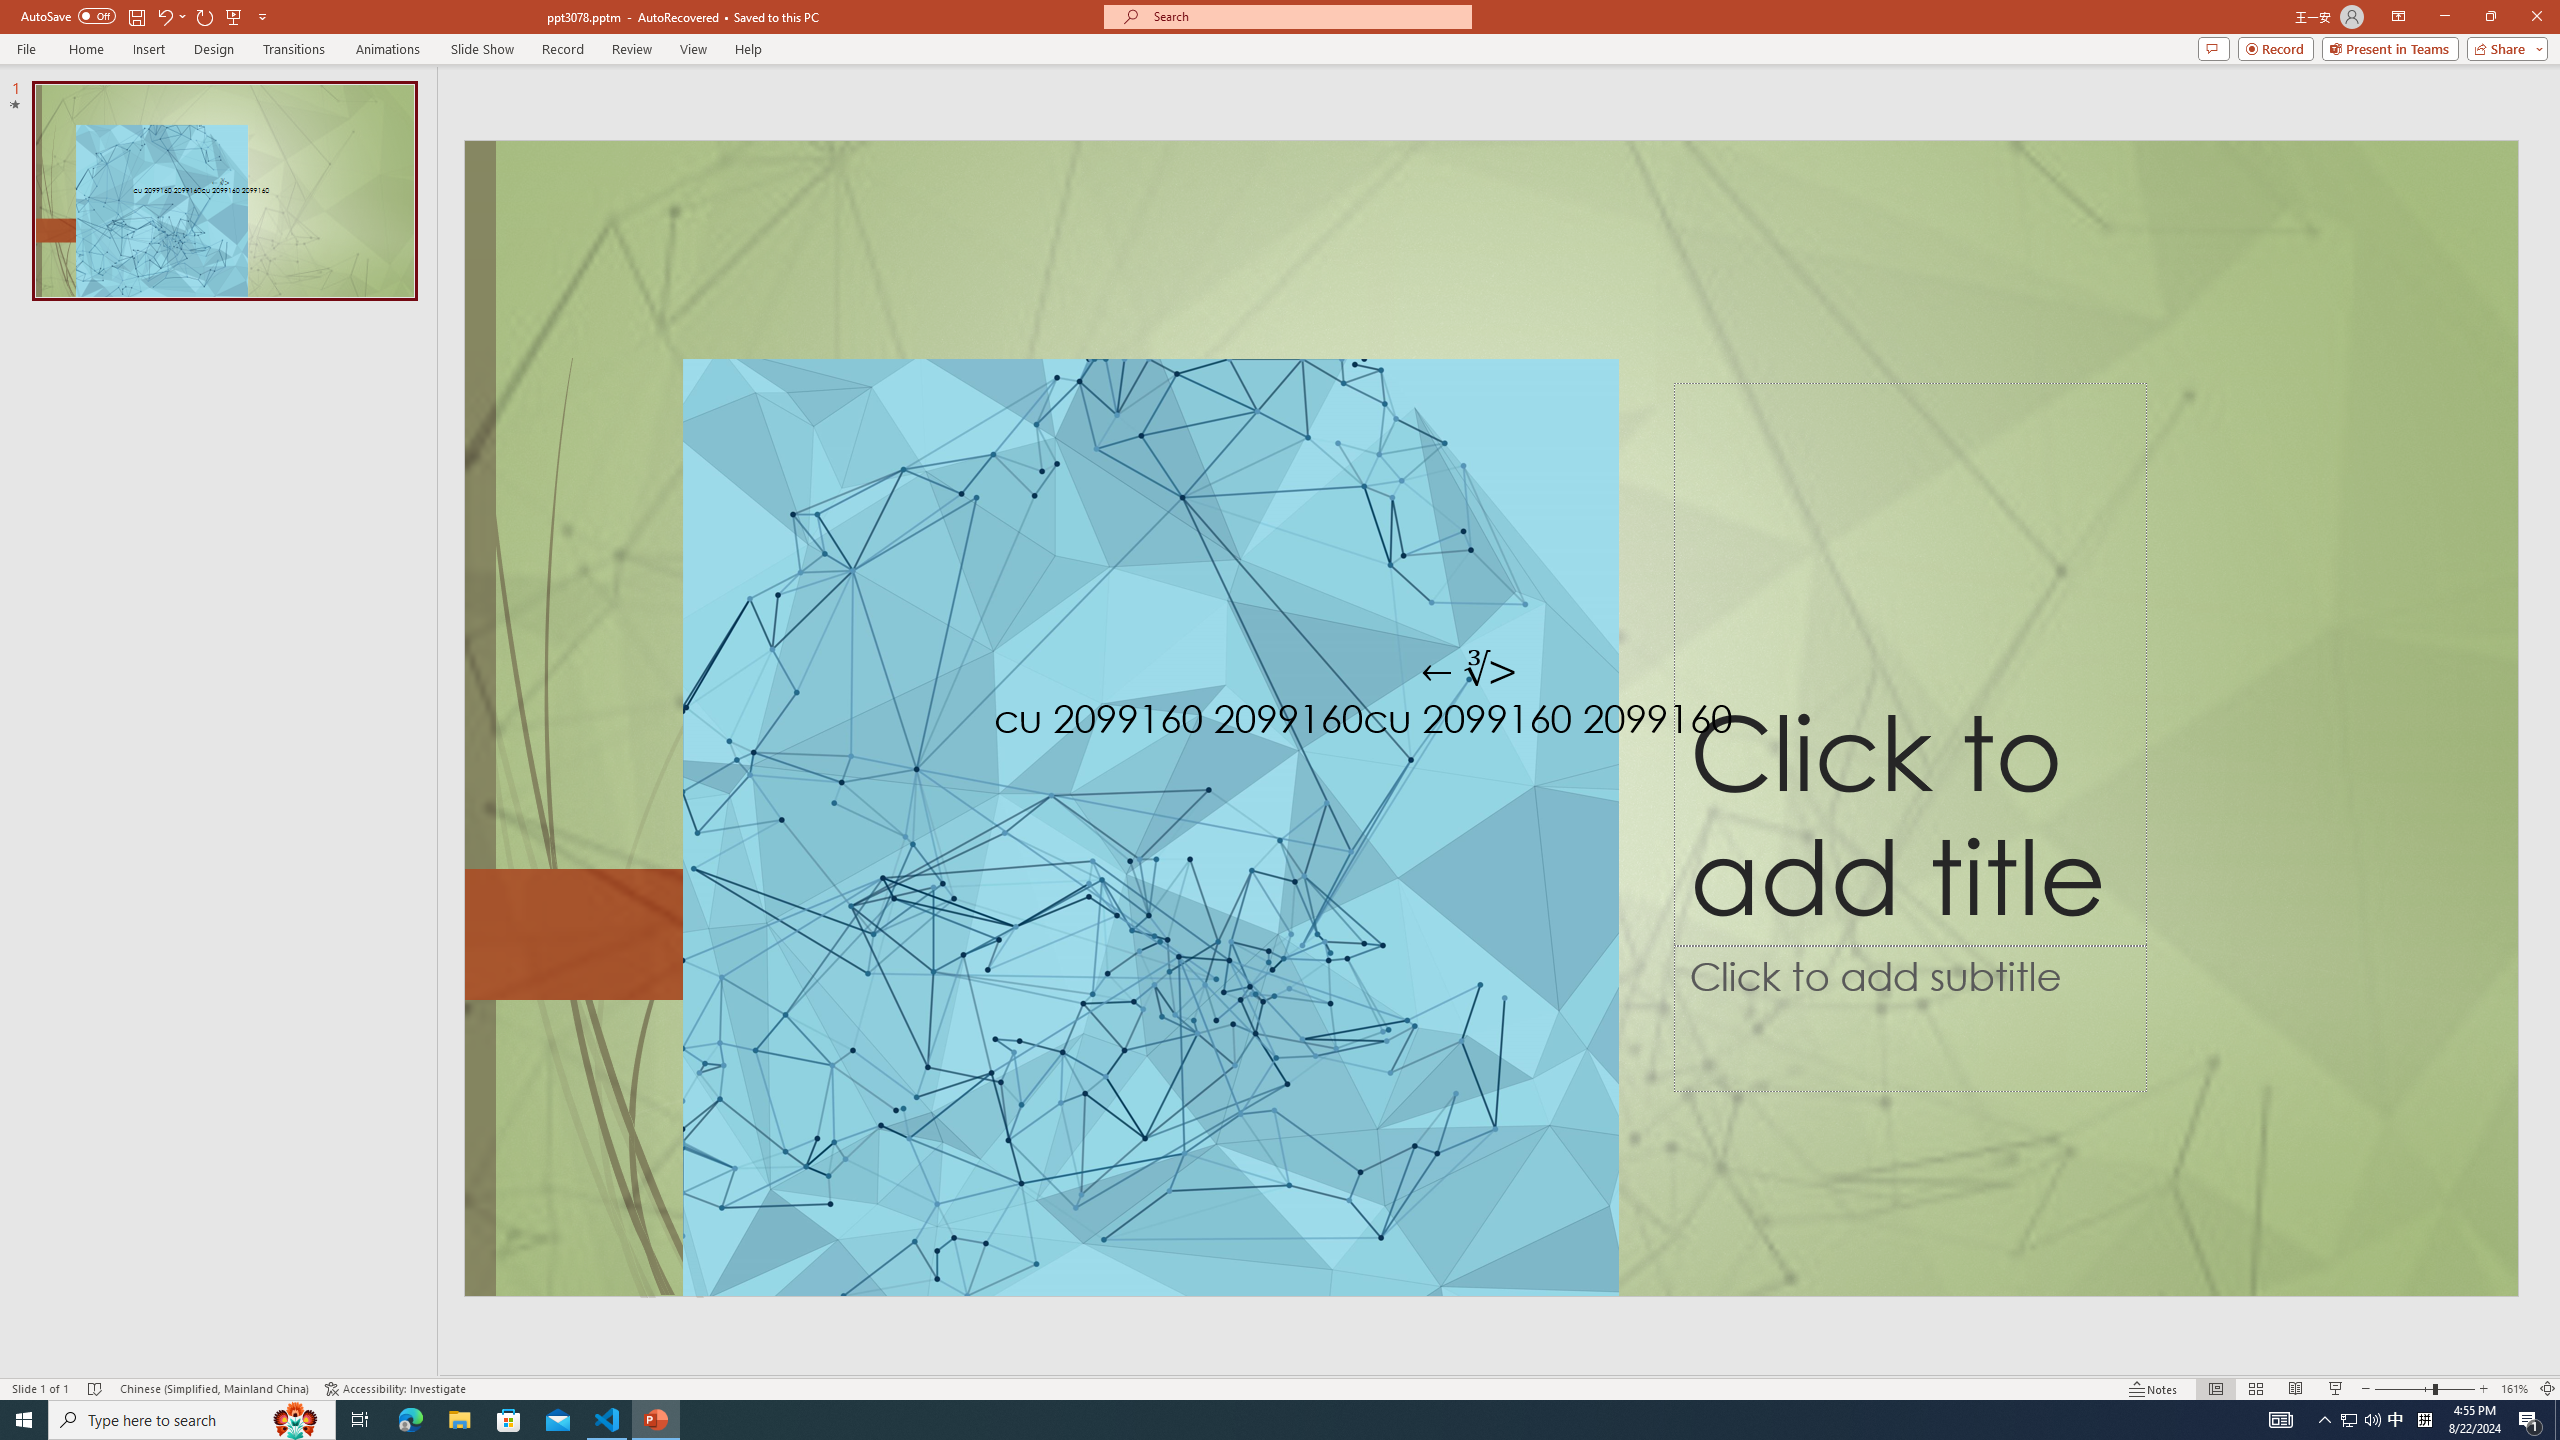  Describe the element at coordinates (2515, 1389) in the screenshot. I see `'Zoom 161%'` at that location.